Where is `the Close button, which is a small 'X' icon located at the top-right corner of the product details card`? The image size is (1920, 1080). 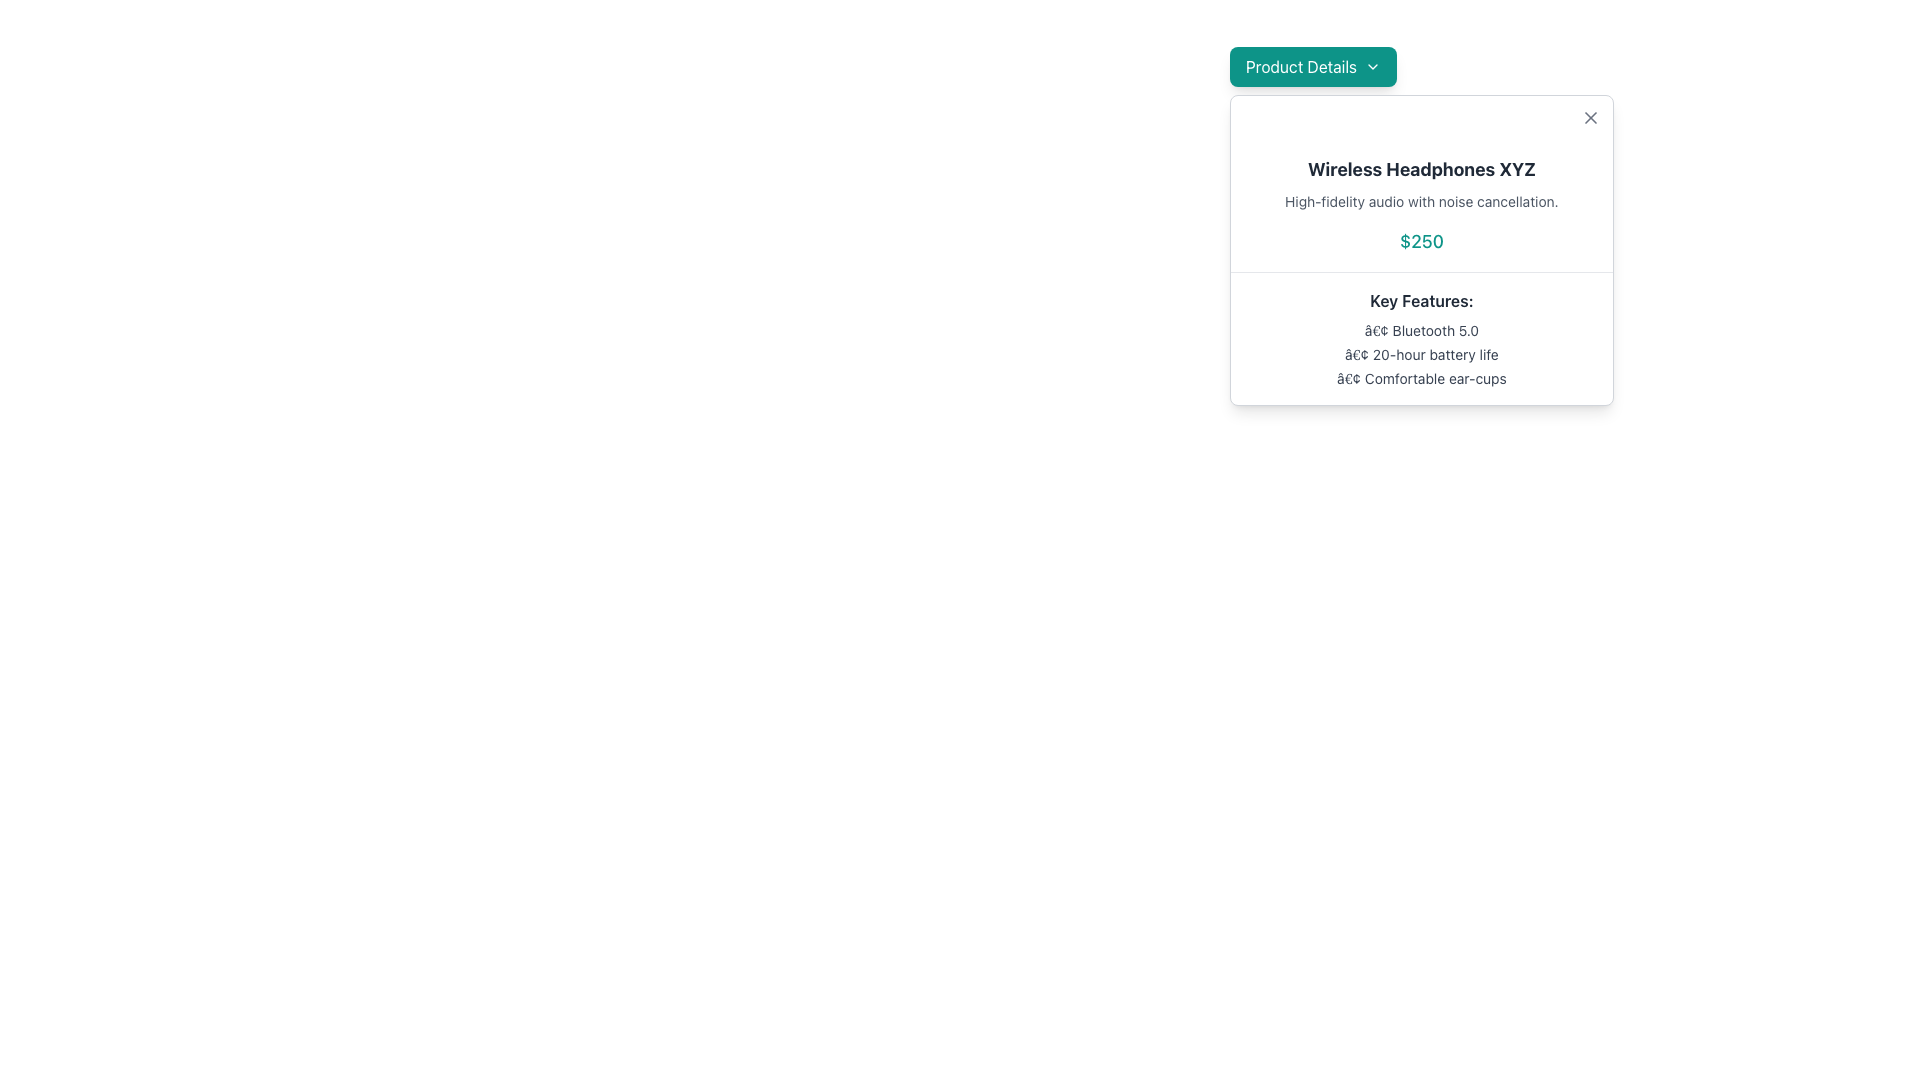 the Close button, which is a small 'X' icon located at the top-right corner of the product details card is located at coordinates (1589, 118).